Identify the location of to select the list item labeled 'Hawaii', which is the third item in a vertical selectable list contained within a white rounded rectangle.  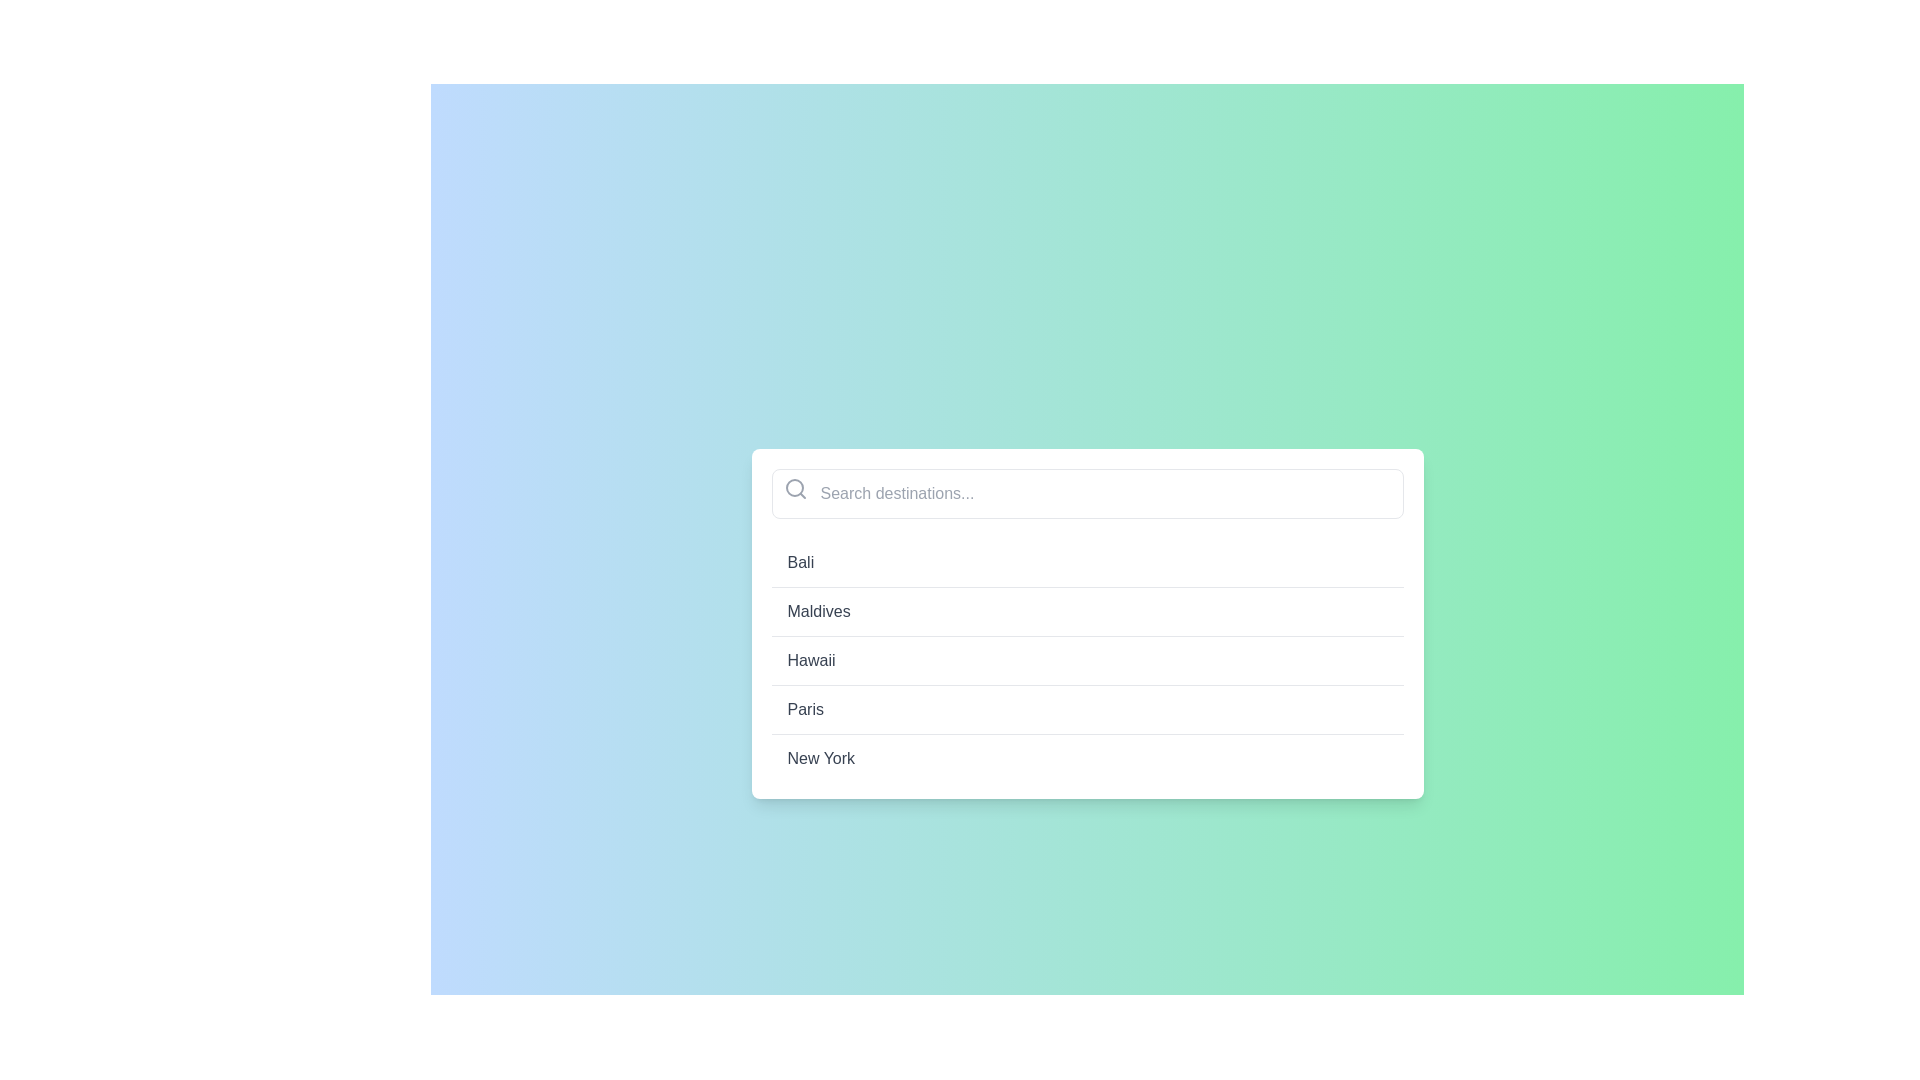
(1086, 659).